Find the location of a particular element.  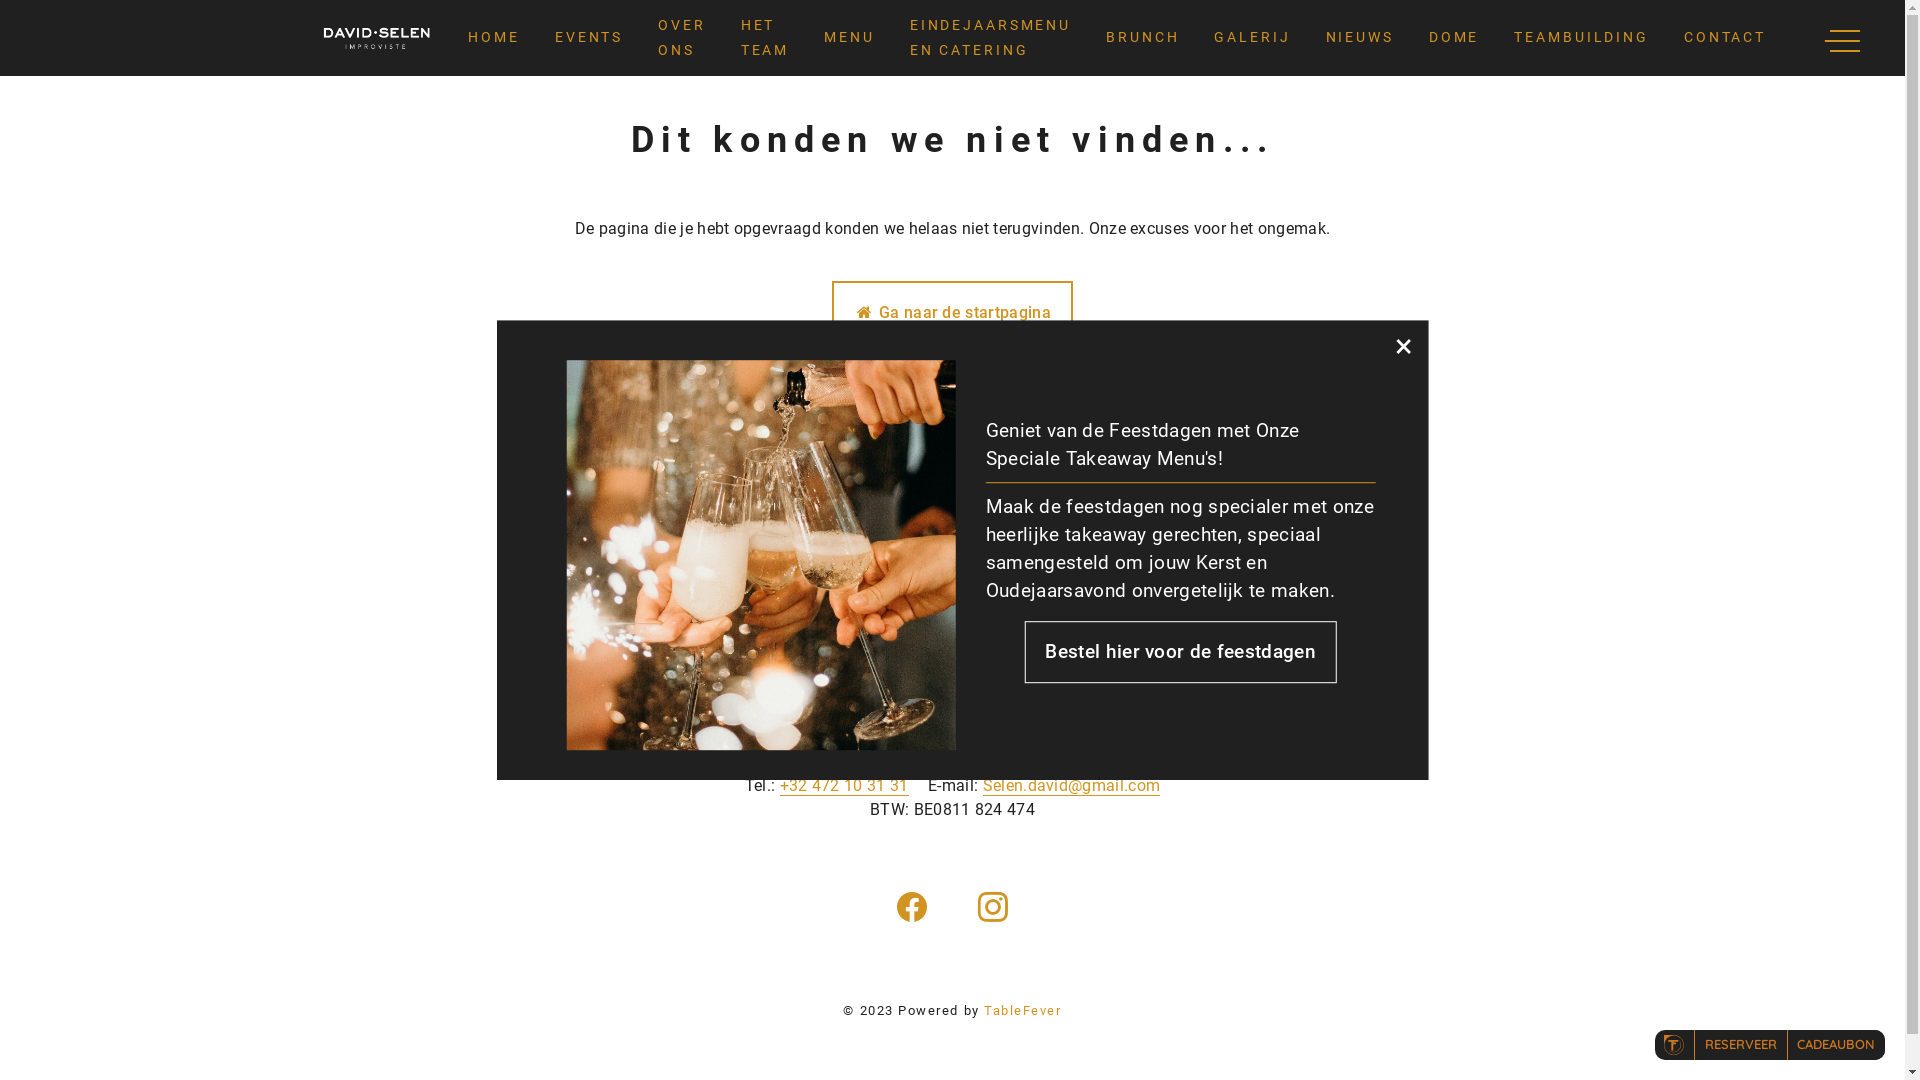

'EINDEJAARSMENU EN CATERING' is located at coordinates (990, 38).